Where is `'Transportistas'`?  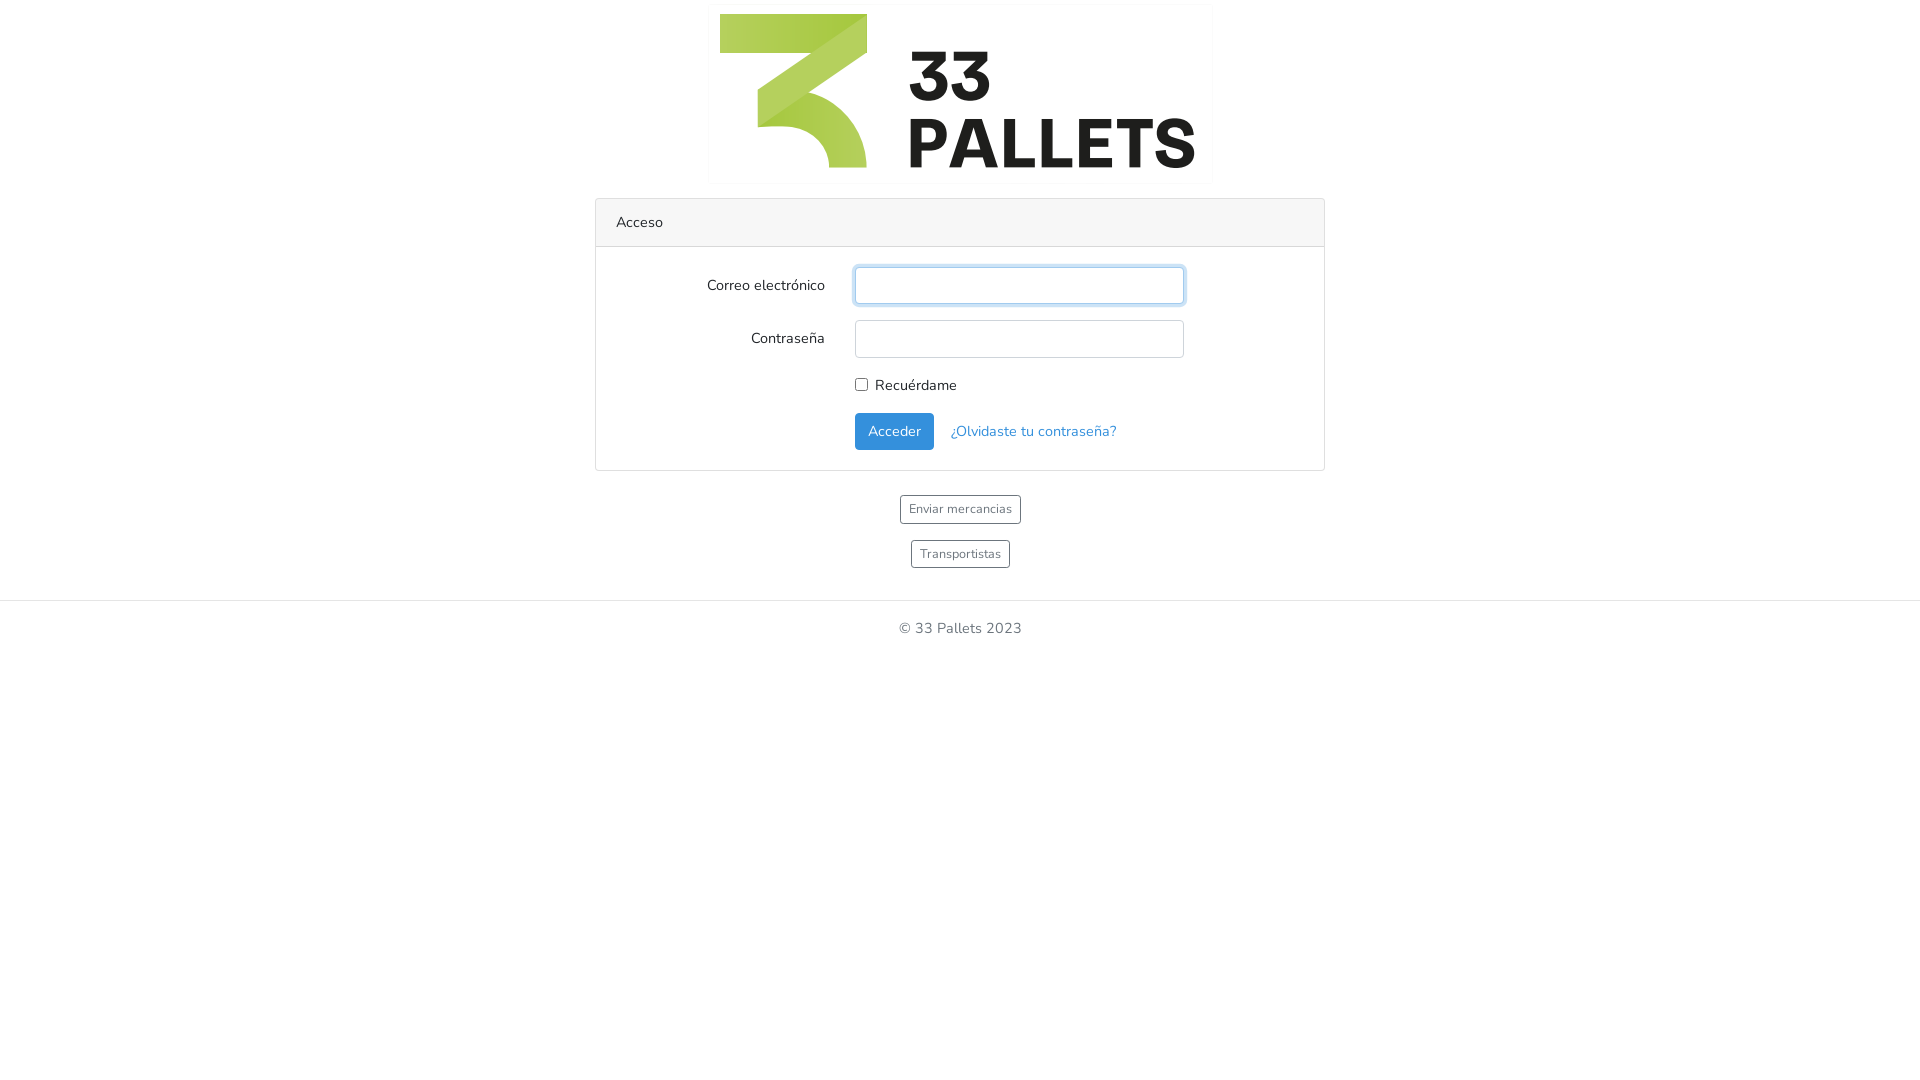
'Transportistas' is located at coordinates (958, 554).